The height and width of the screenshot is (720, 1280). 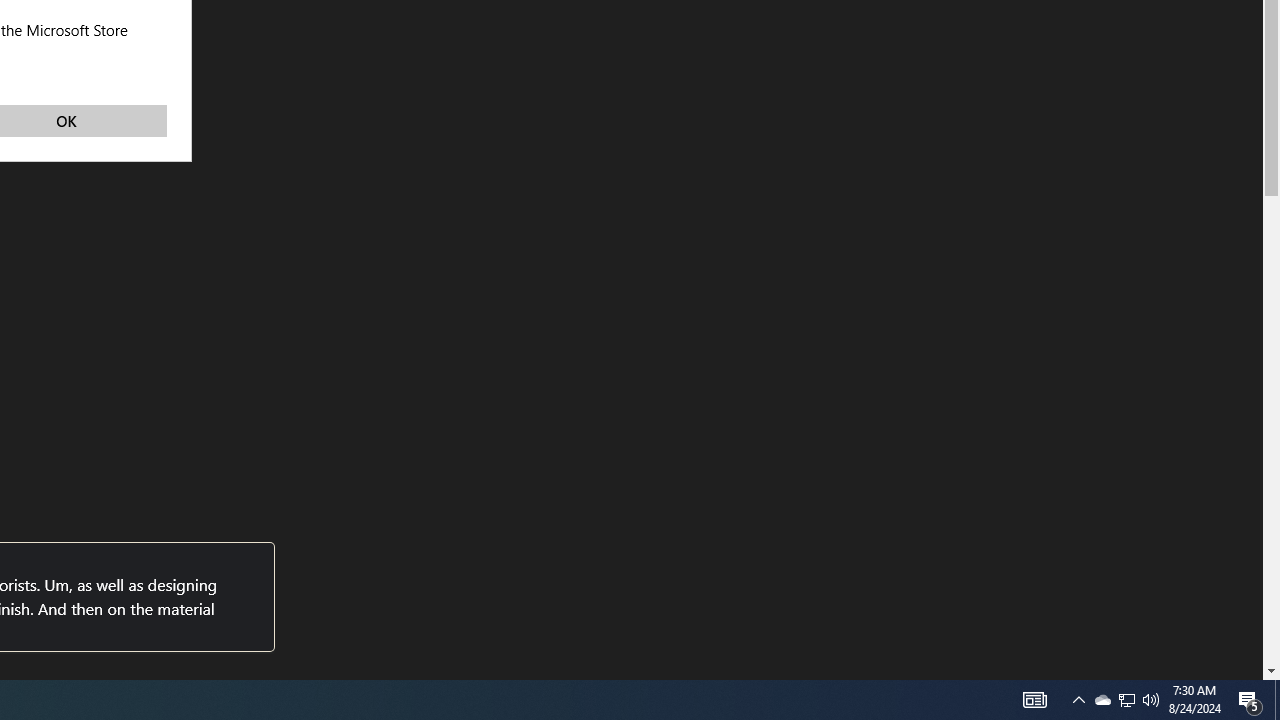 What do you see at coordinates (1127, 698) in the screenshot?
I see `'User Promoted Notification Area'` at bounding box center [1127, 698].